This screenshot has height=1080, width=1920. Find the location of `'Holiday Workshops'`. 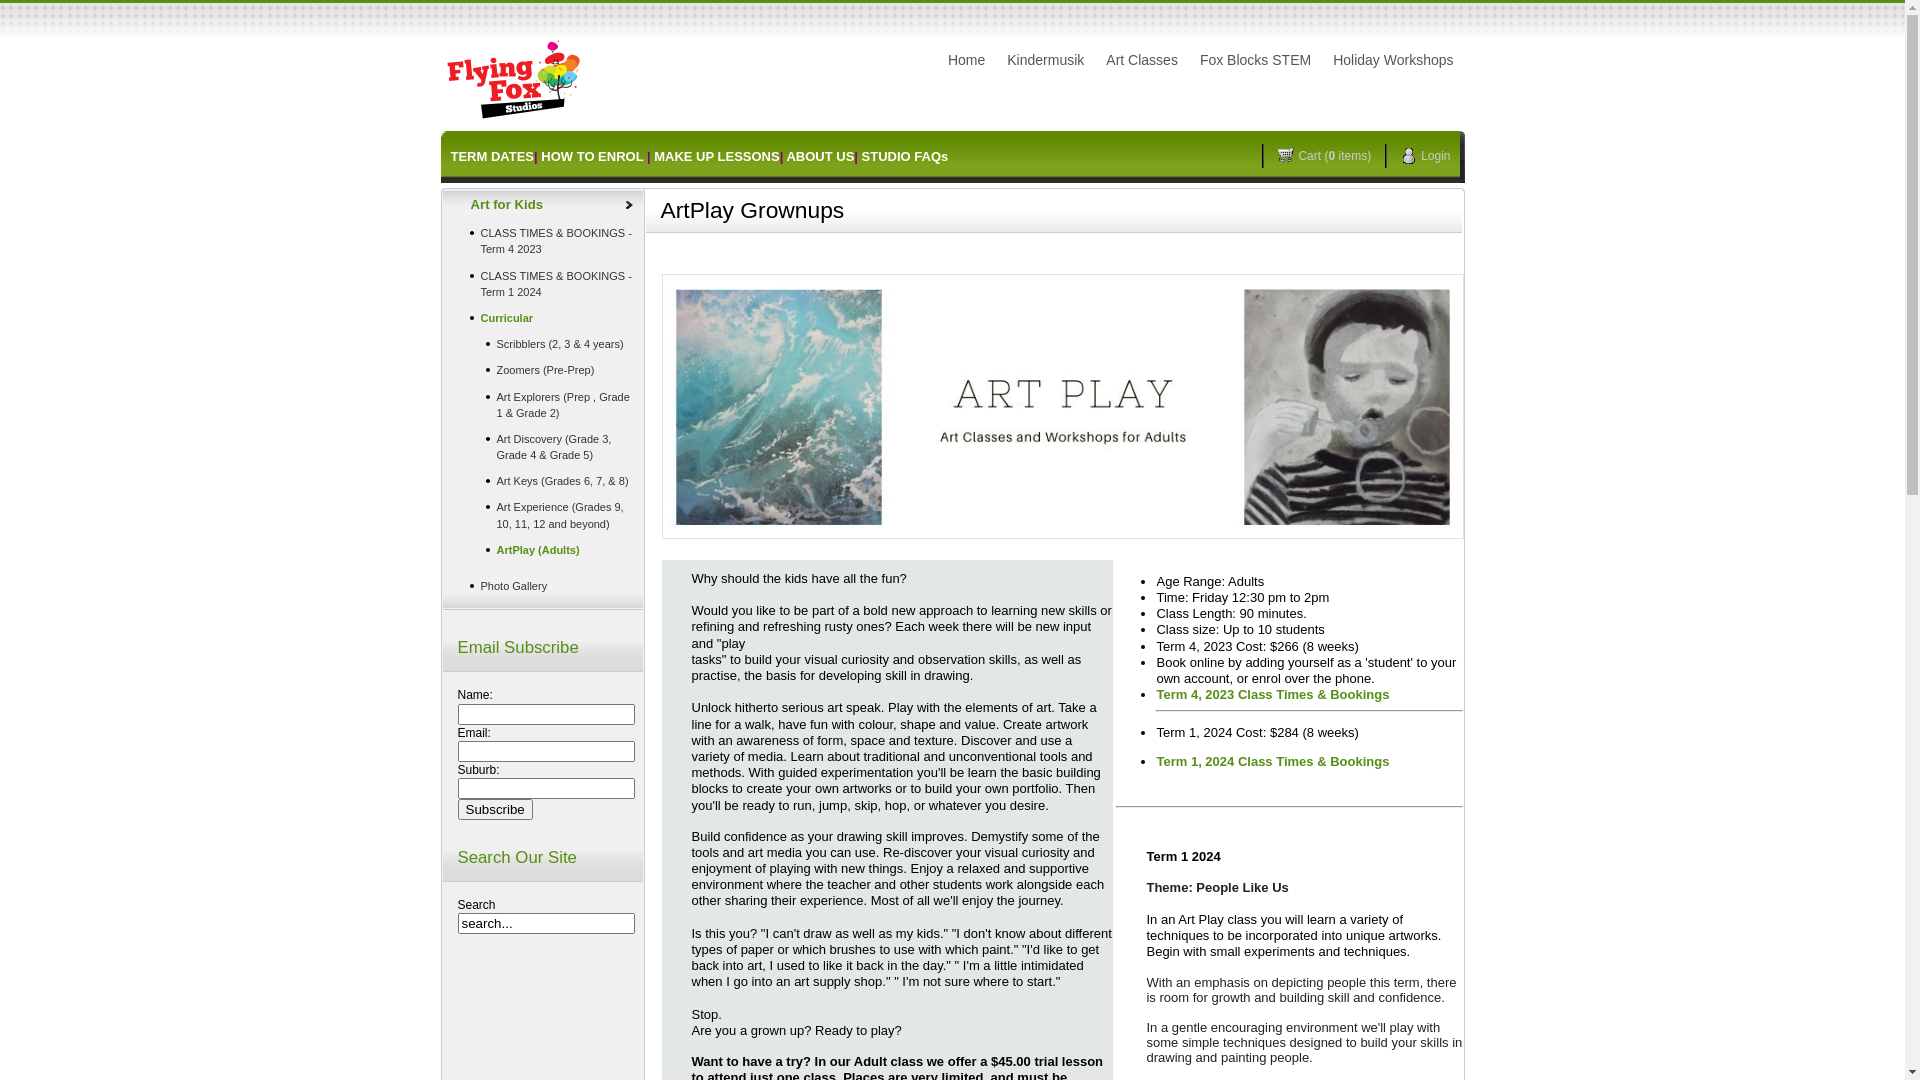

'Holiday Workshops' is located at coordinates (1391, 59).